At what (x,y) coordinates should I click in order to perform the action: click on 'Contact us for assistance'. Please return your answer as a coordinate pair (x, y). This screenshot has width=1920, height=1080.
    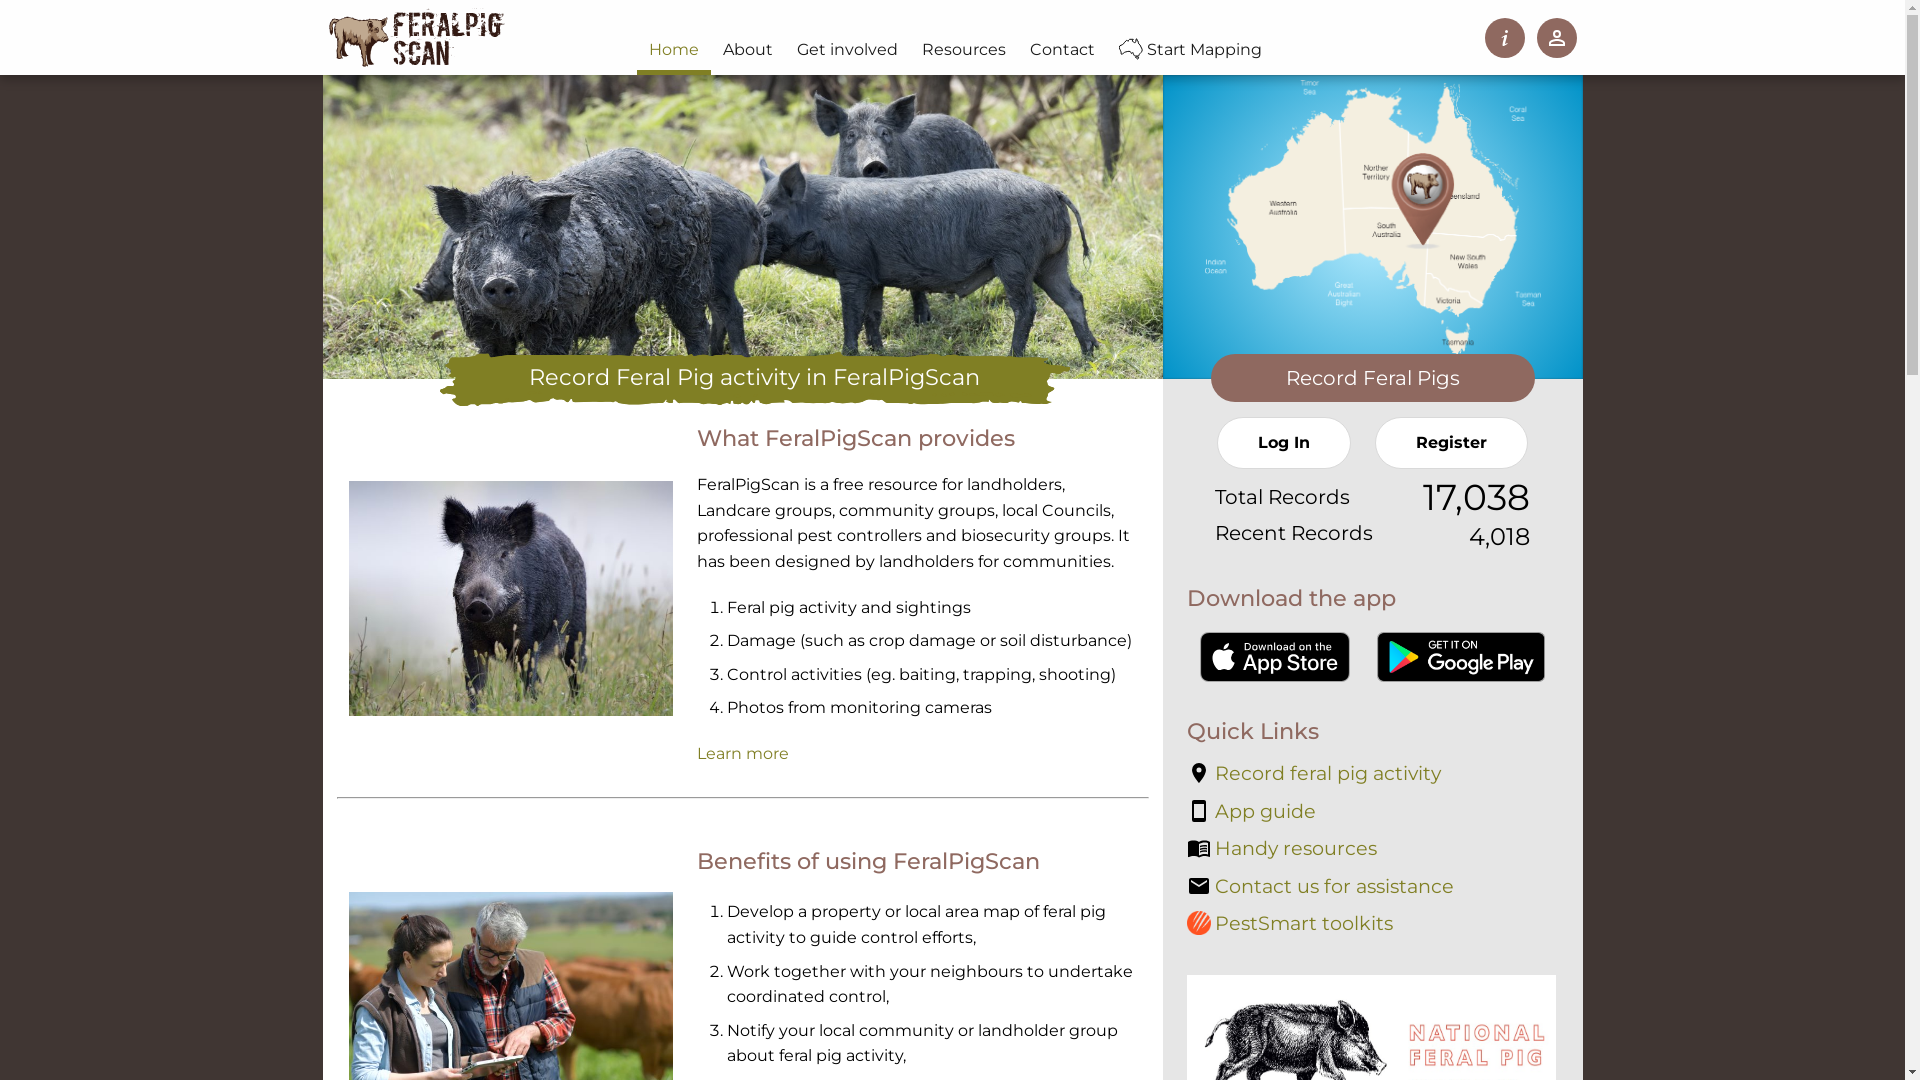
    Looking at the image, I should click on (1319, 886).